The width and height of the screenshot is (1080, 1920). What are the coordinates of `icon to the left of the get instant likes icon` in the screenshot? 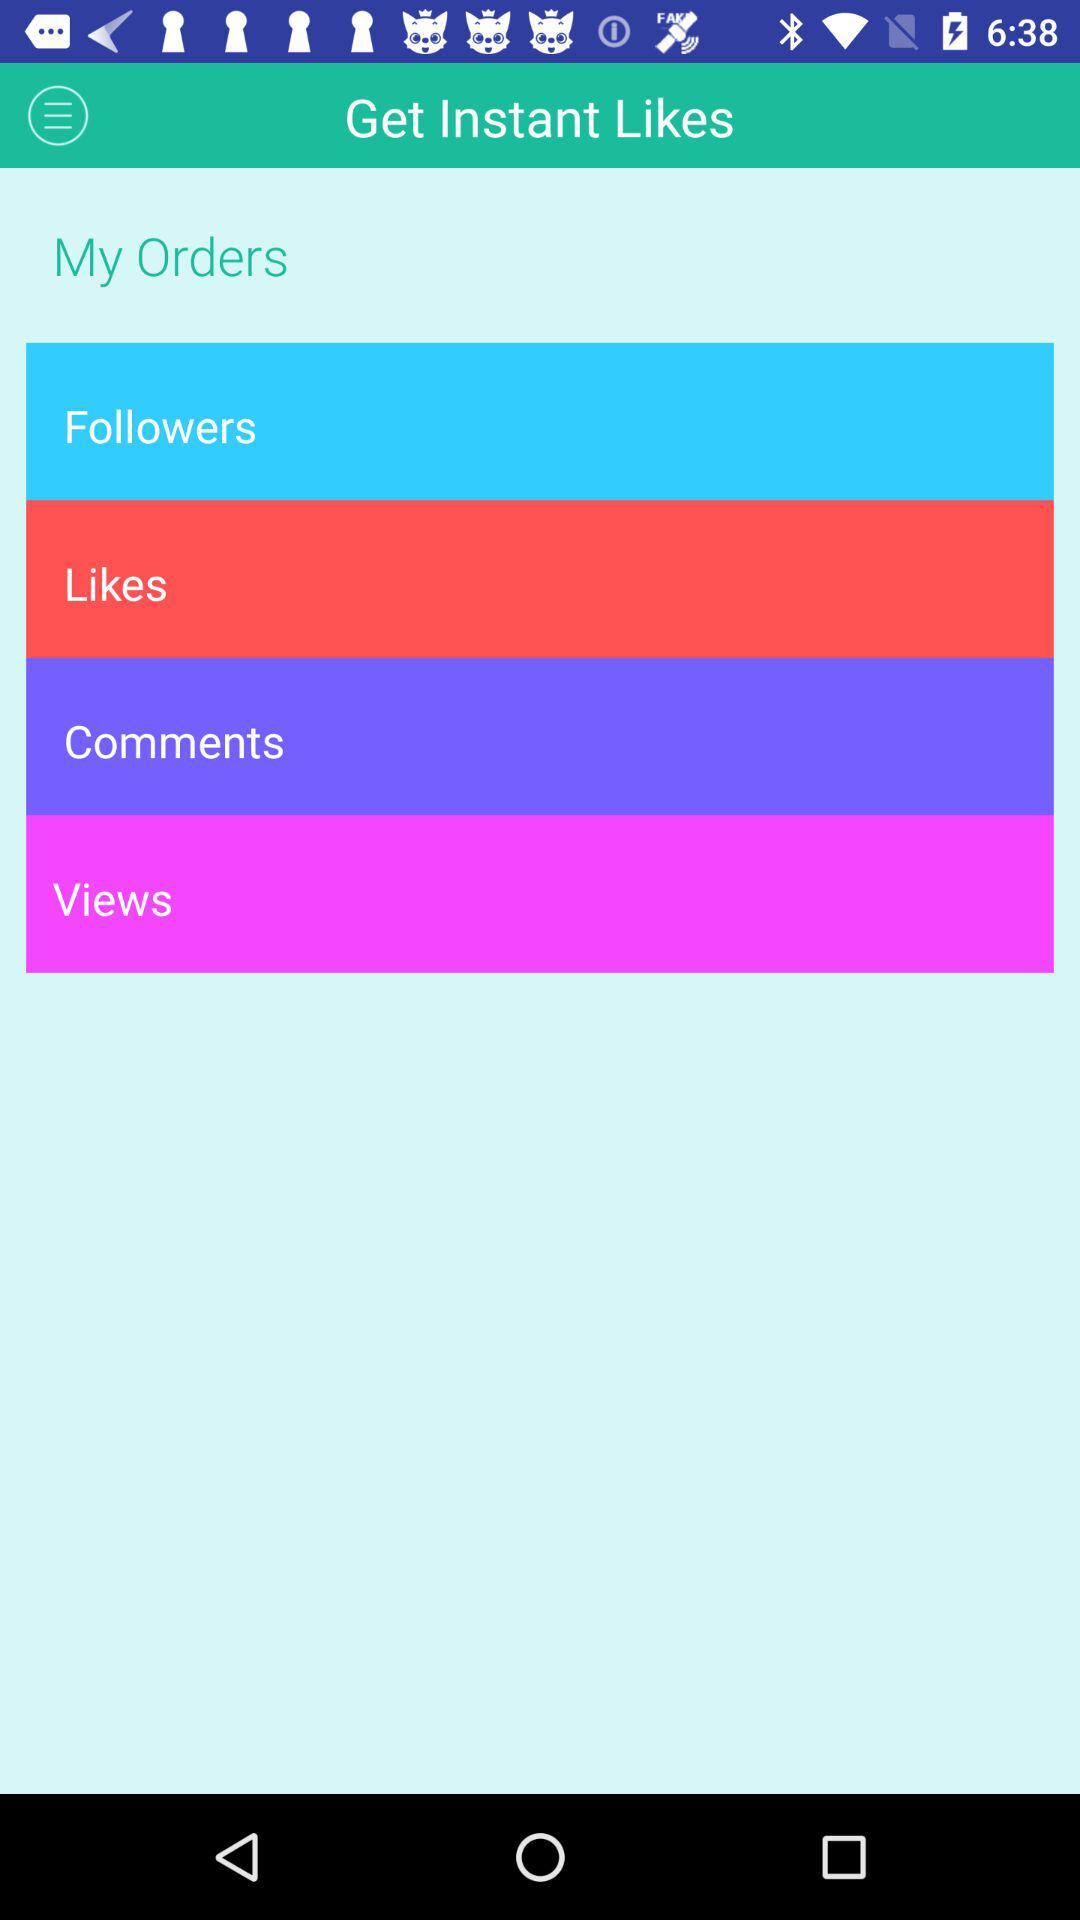 It's located at (57, 114).